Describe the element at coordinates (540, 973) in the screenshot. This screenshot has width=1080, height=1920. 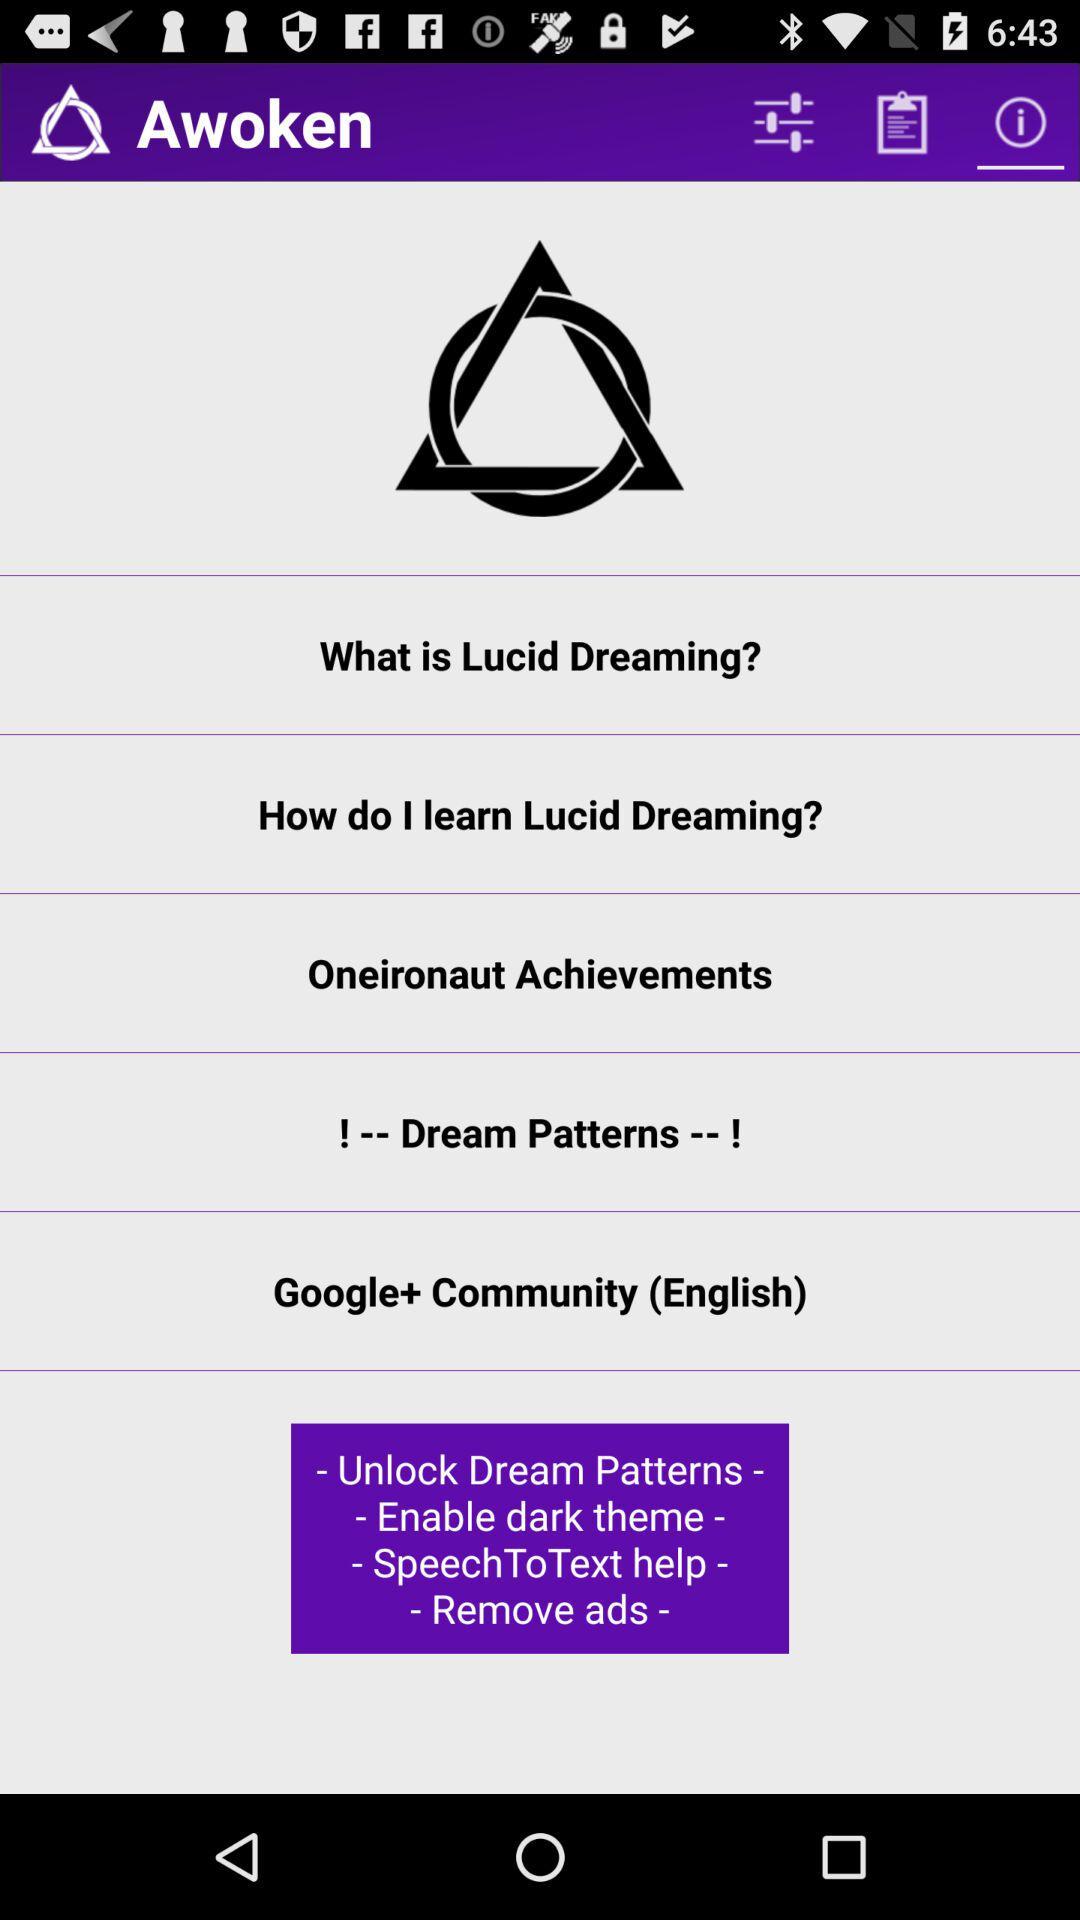
I see `oneironaut achievements item` at that location.